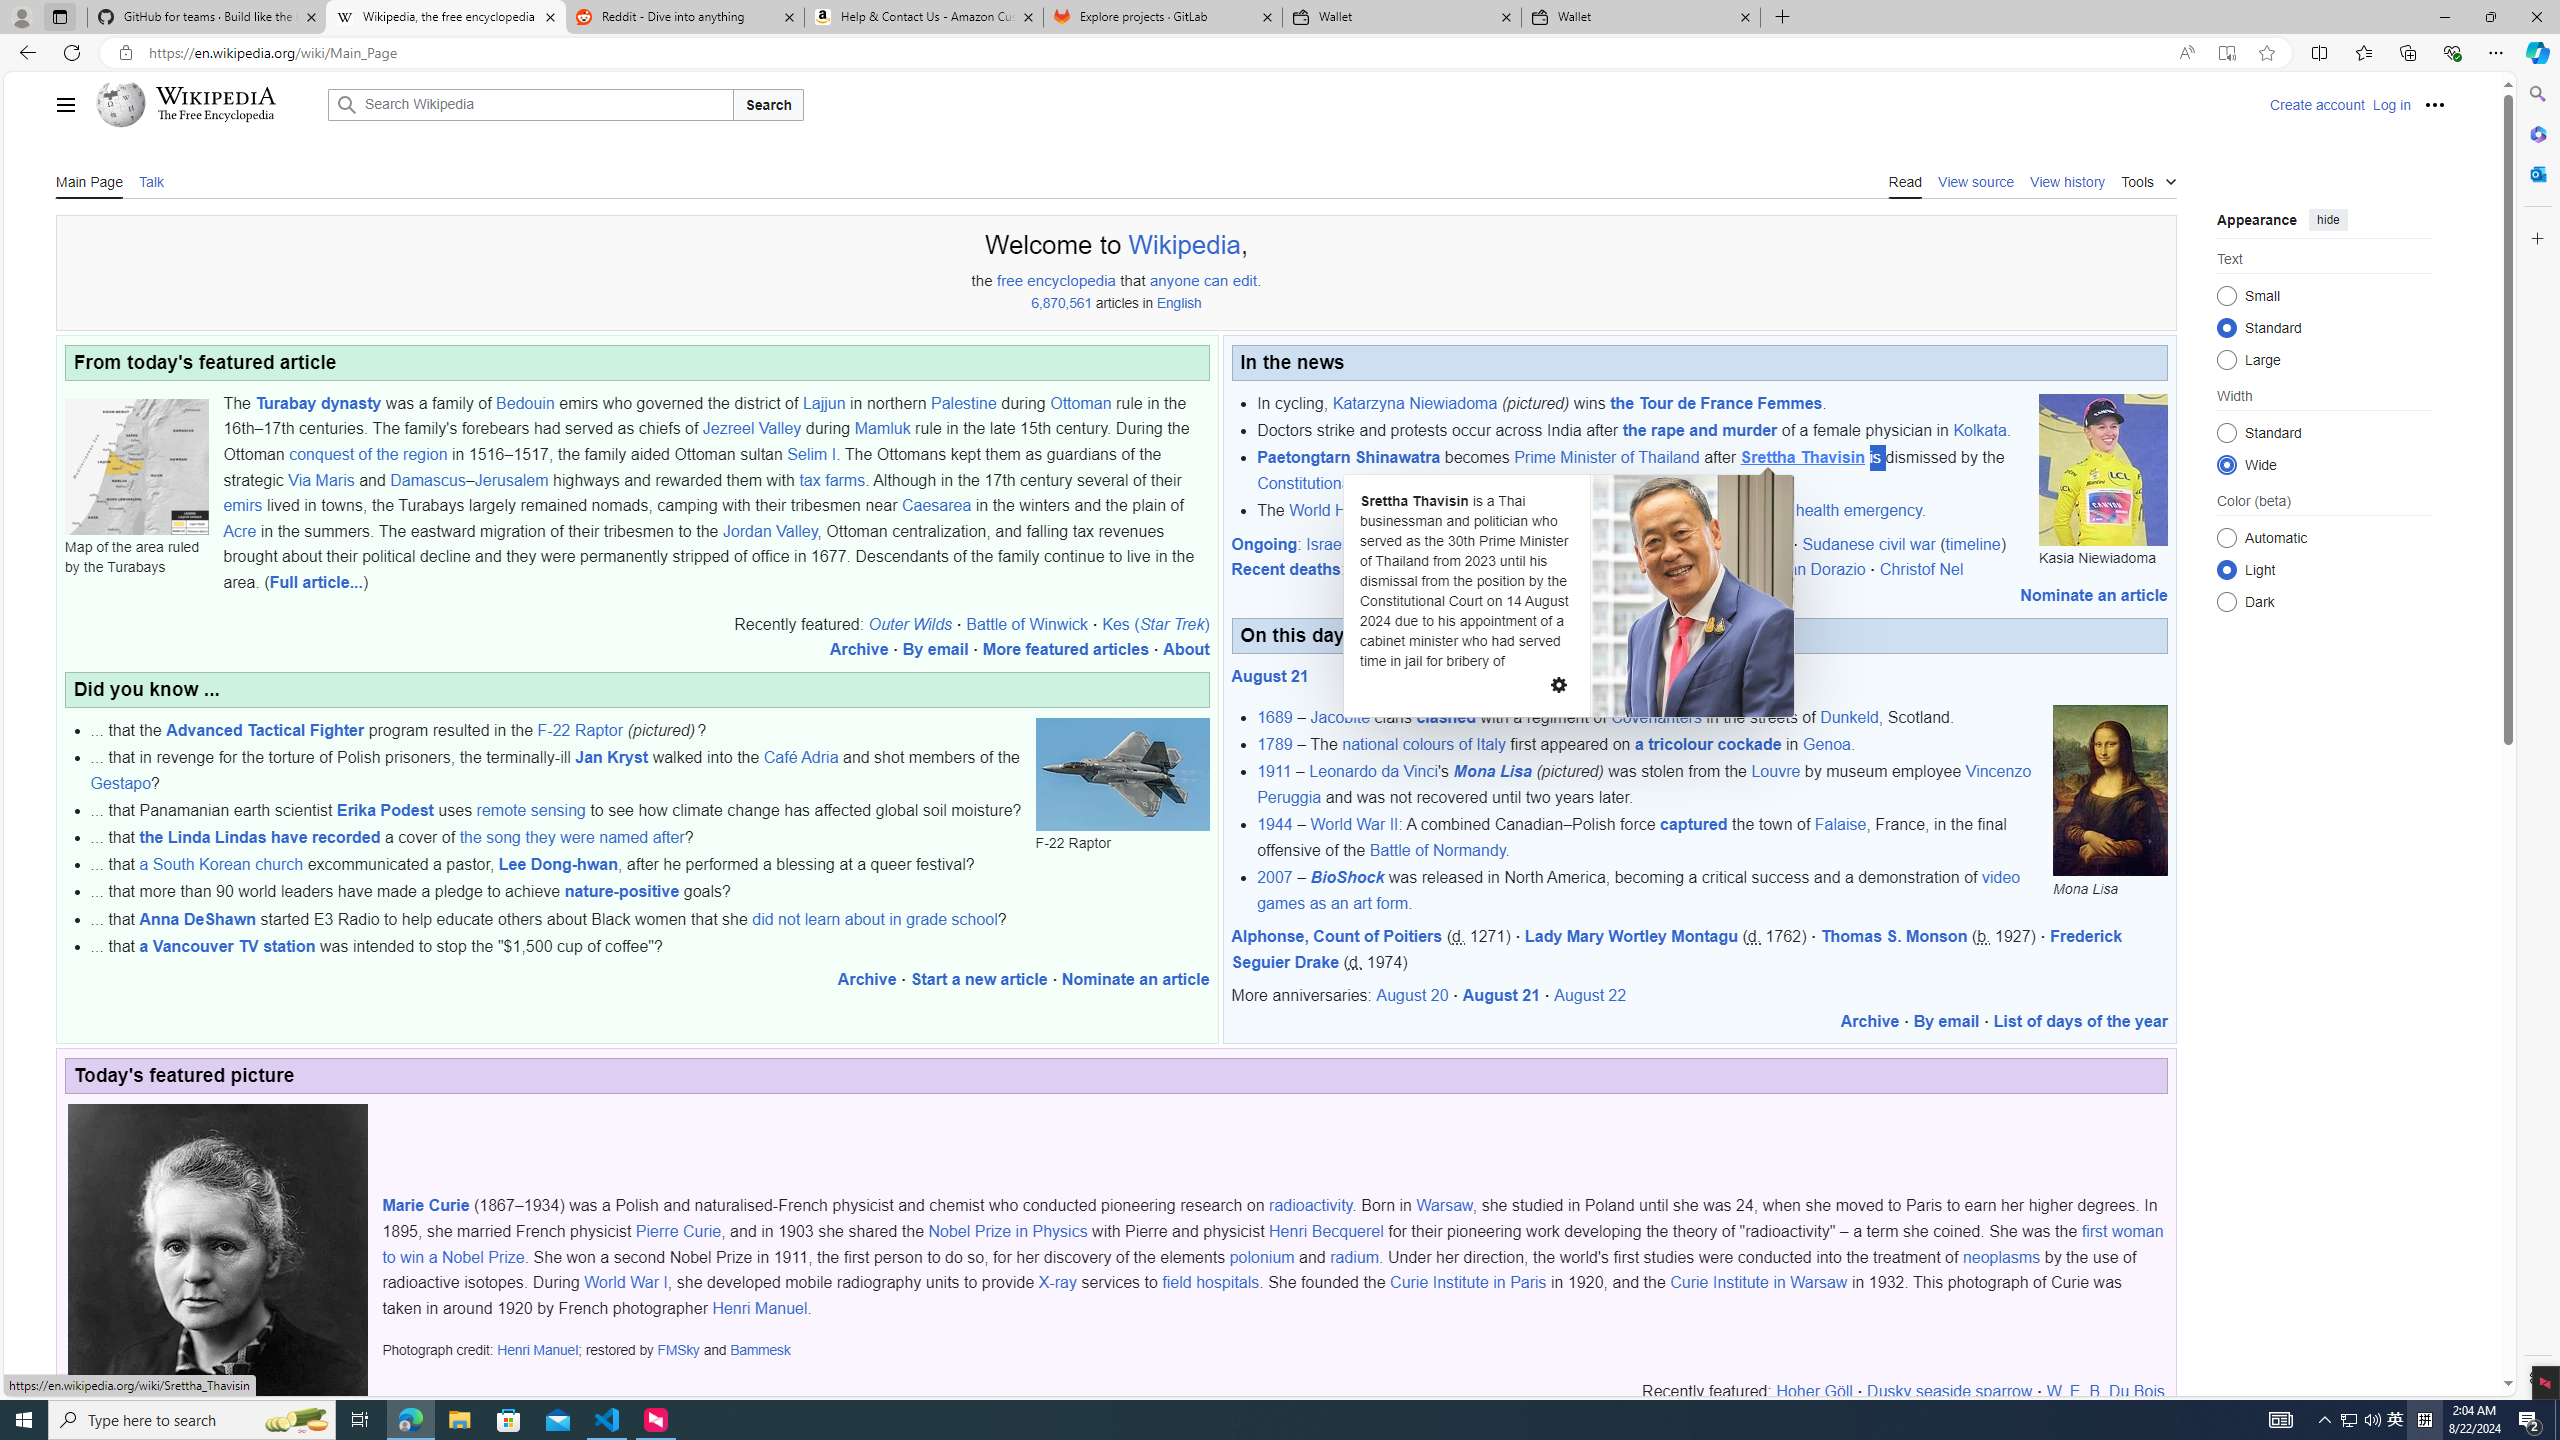 The height and width of the screenshot is (1440, 2560). I want to click on 'Prime Minister of Thailand', so click(1606, 456).